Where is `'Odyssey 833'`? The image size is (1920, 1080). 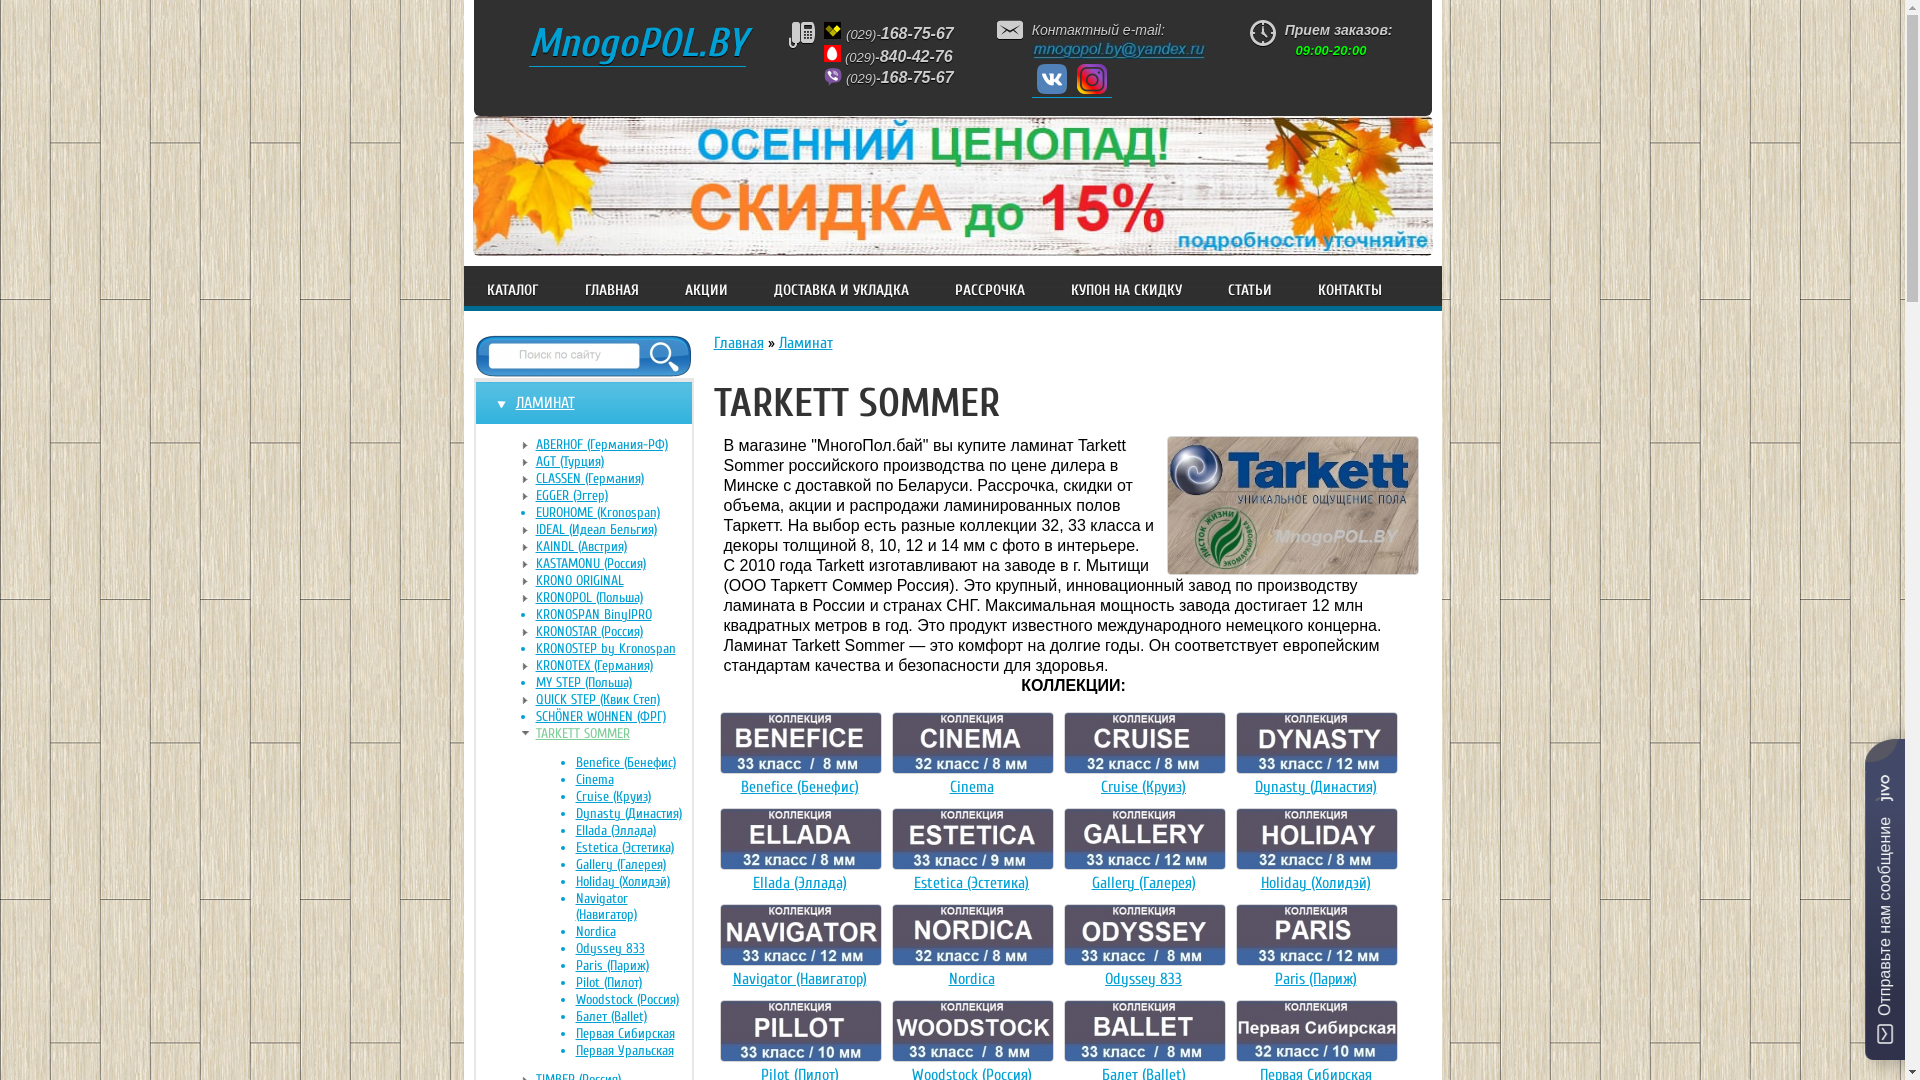
'Odyssey 833' is located at coordinates (1143, 978).